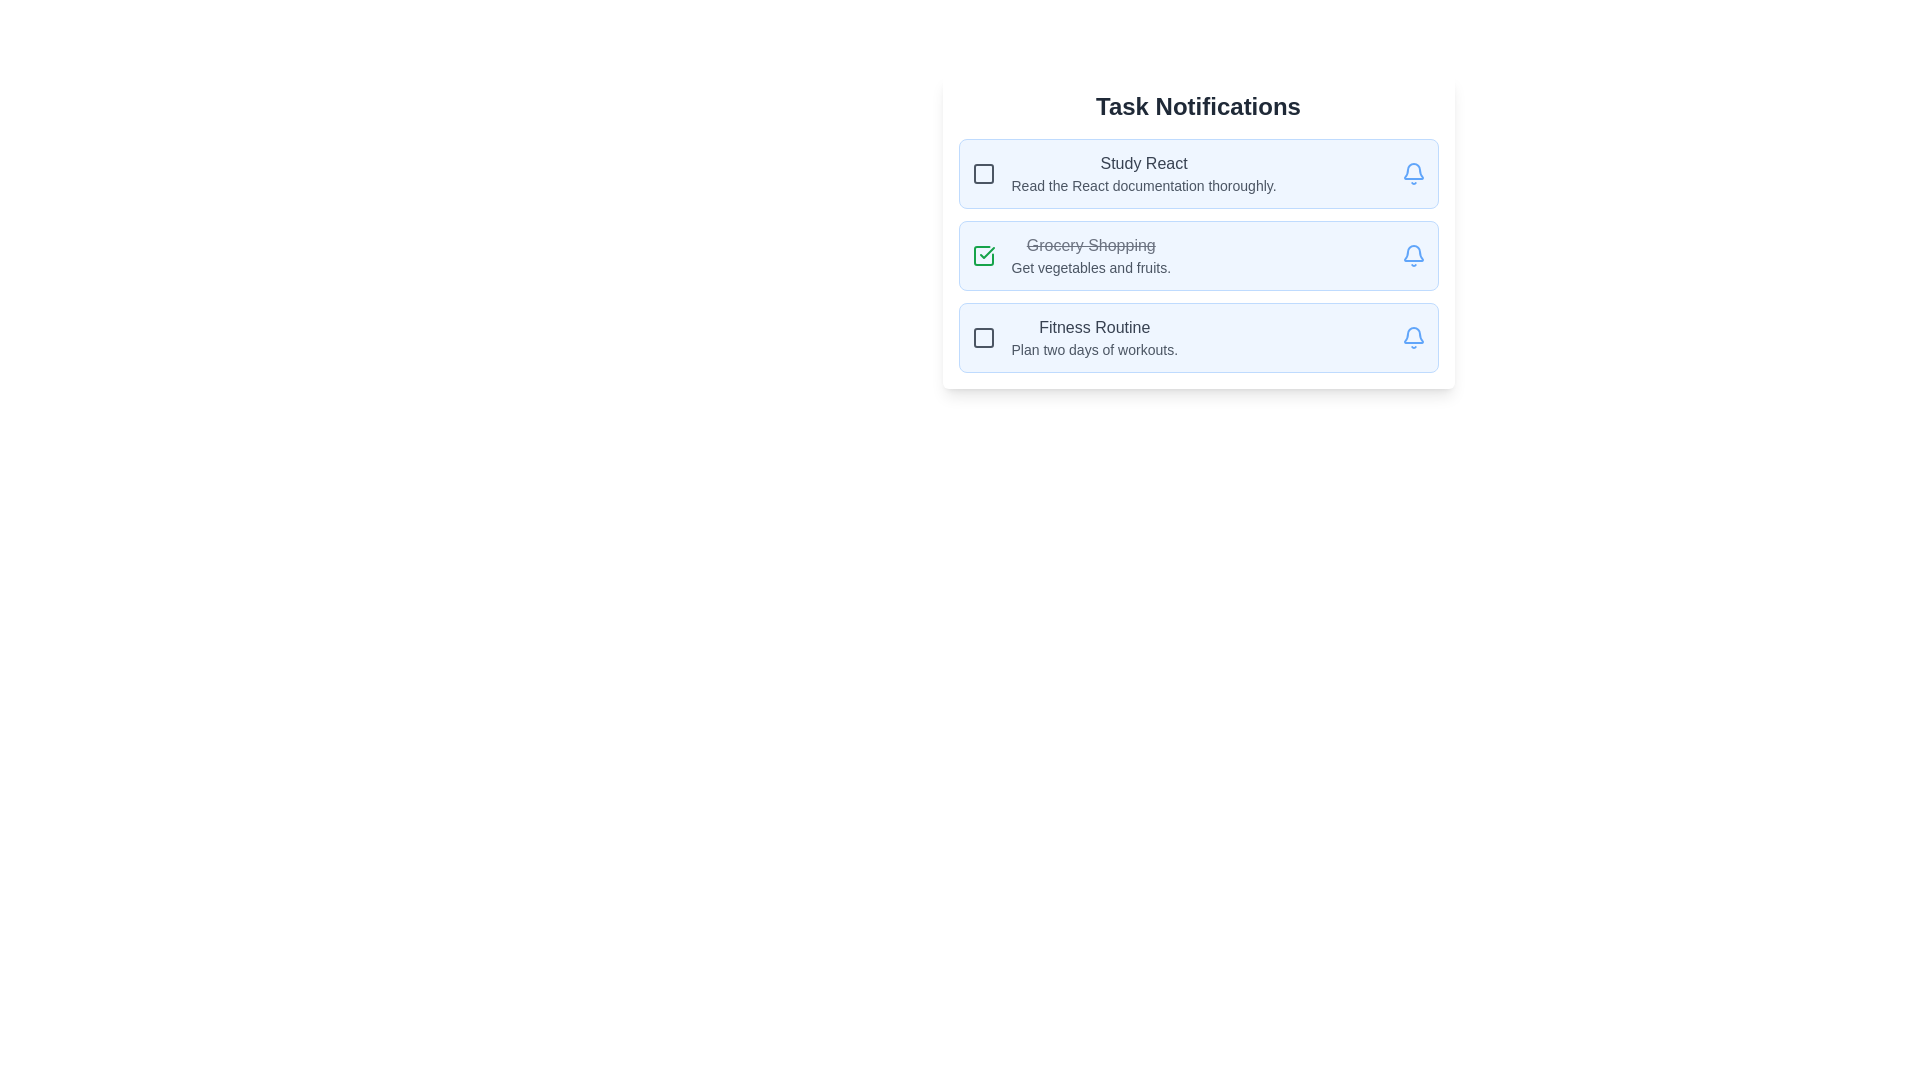 The width and height of the screenshot is (1920, 1080). Describe the element at coordinates (983, 172) in the screenshot. I see `the checkbox that toggles the completion status of the task 'Study React.'` at that location.